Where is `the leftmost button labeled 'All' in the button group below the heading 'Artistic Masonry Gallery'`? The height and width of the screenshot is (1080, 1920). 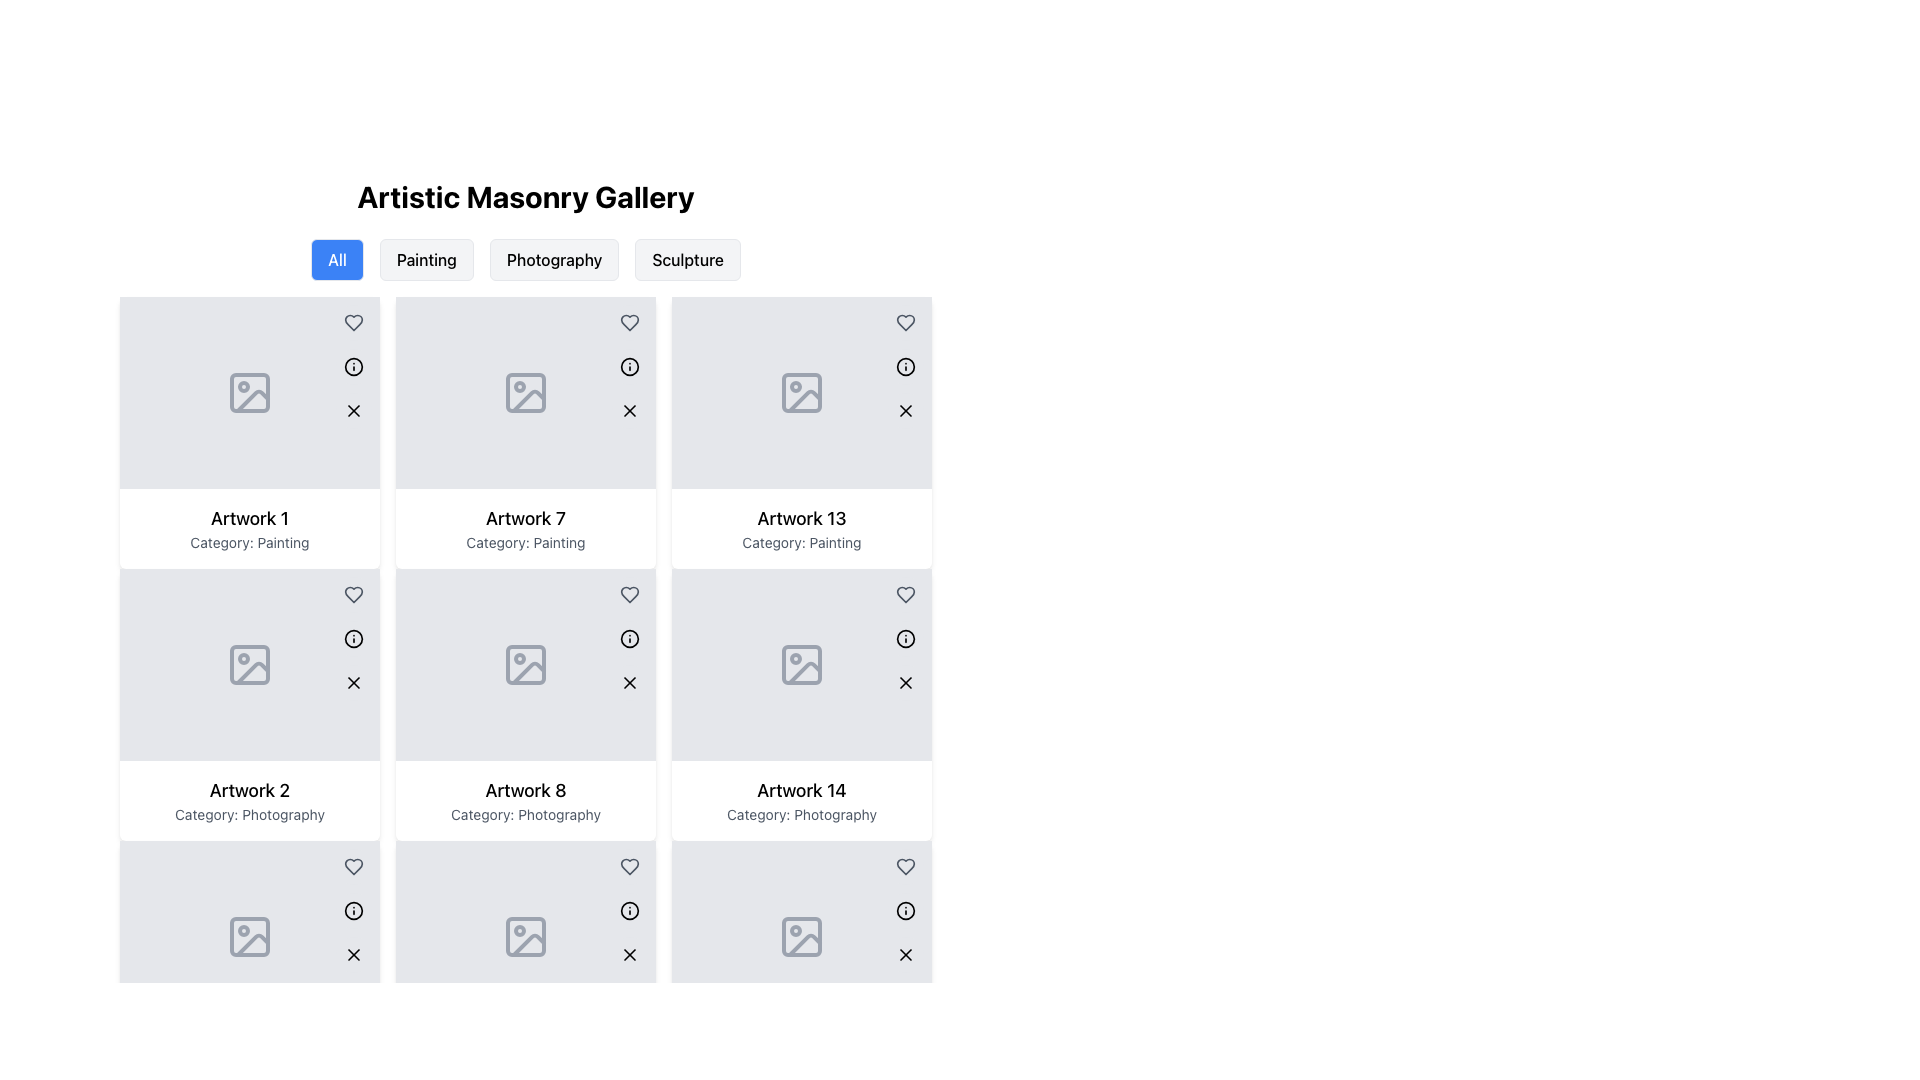
the leftmost button labeled 'All' in the button group below the heading 'Artistic Masonry Gallery' is located at coordinates (337, 258).